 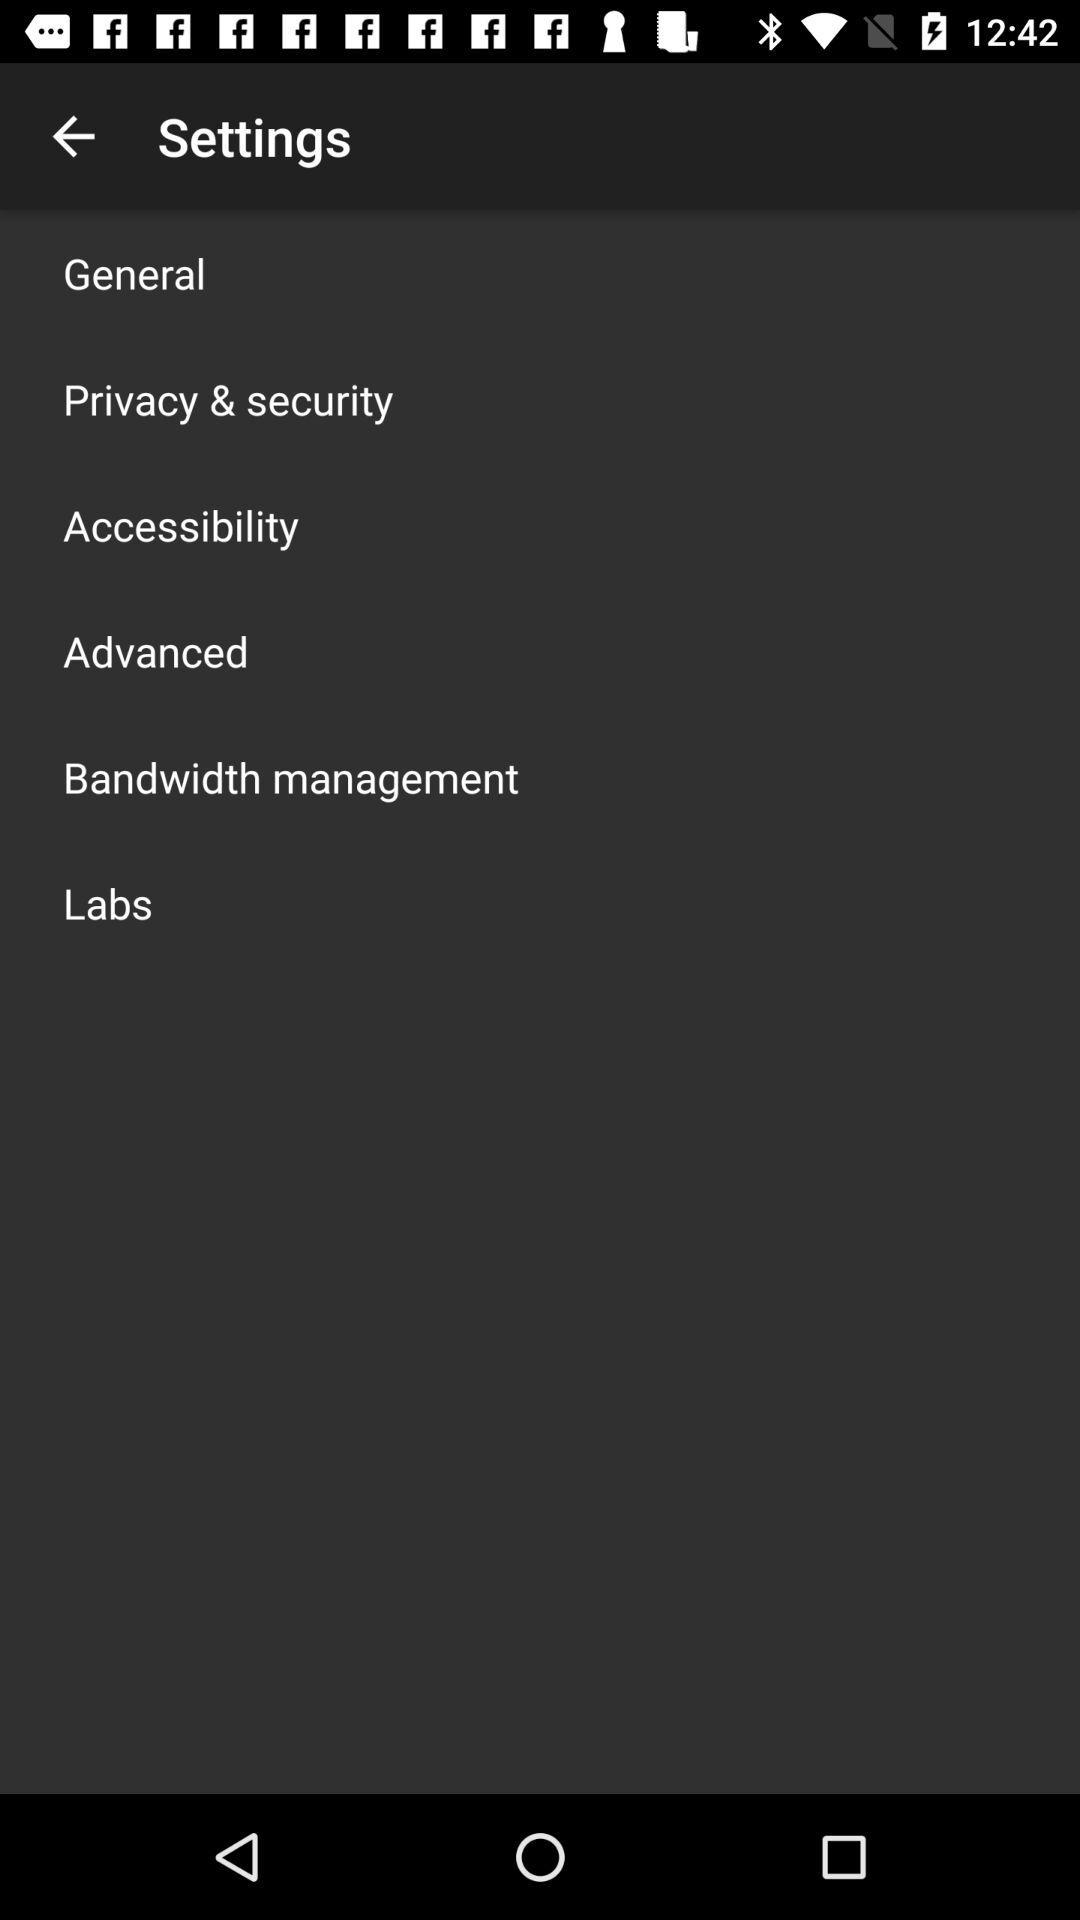 What do you see at coordinates (227, 398) in the screenshot?
I see `privacy & security app` at bounding box center [227, 398].